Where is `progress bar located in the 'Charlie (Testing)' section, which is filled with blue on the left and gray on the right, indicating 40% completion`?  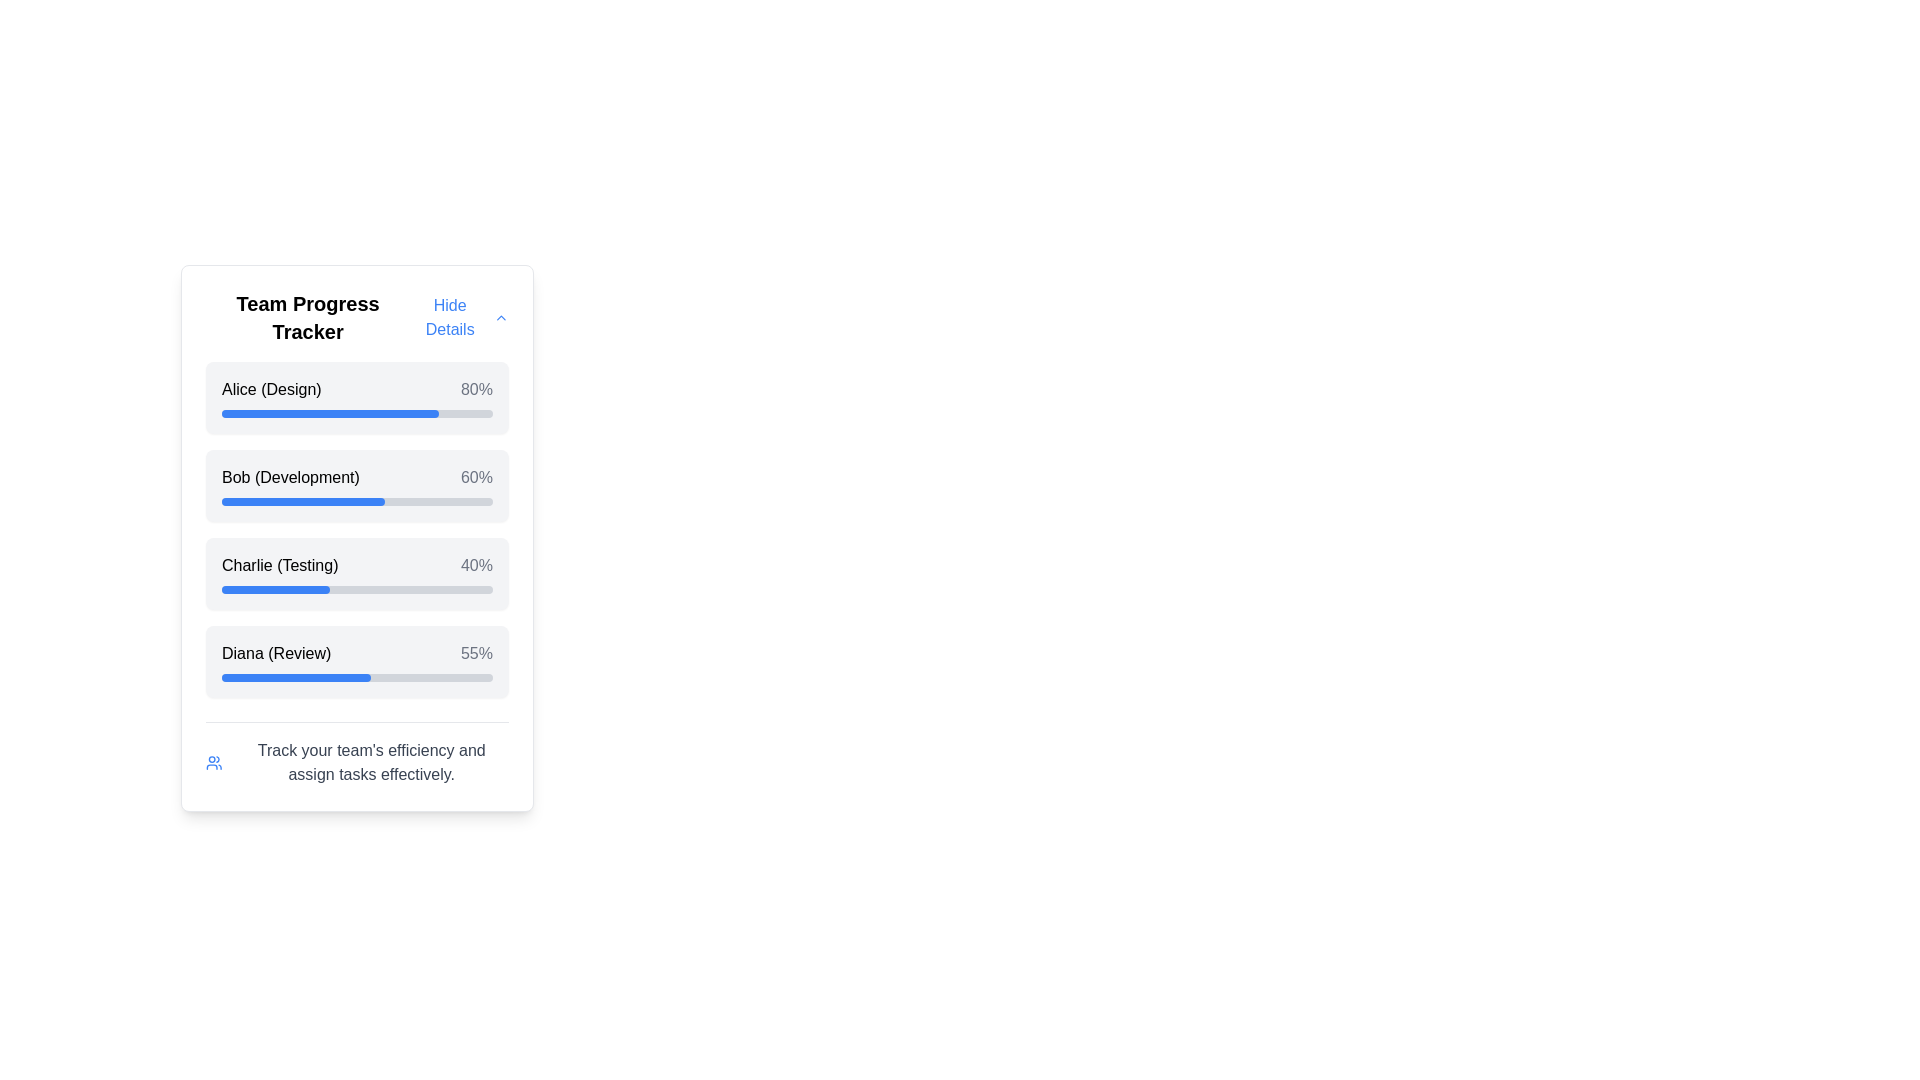 progress bar located in the 'Charlie (Testing)' section, which is filled with blue on the left and gray on the right, indicating 40% completion is located at coordinates (357, 589).